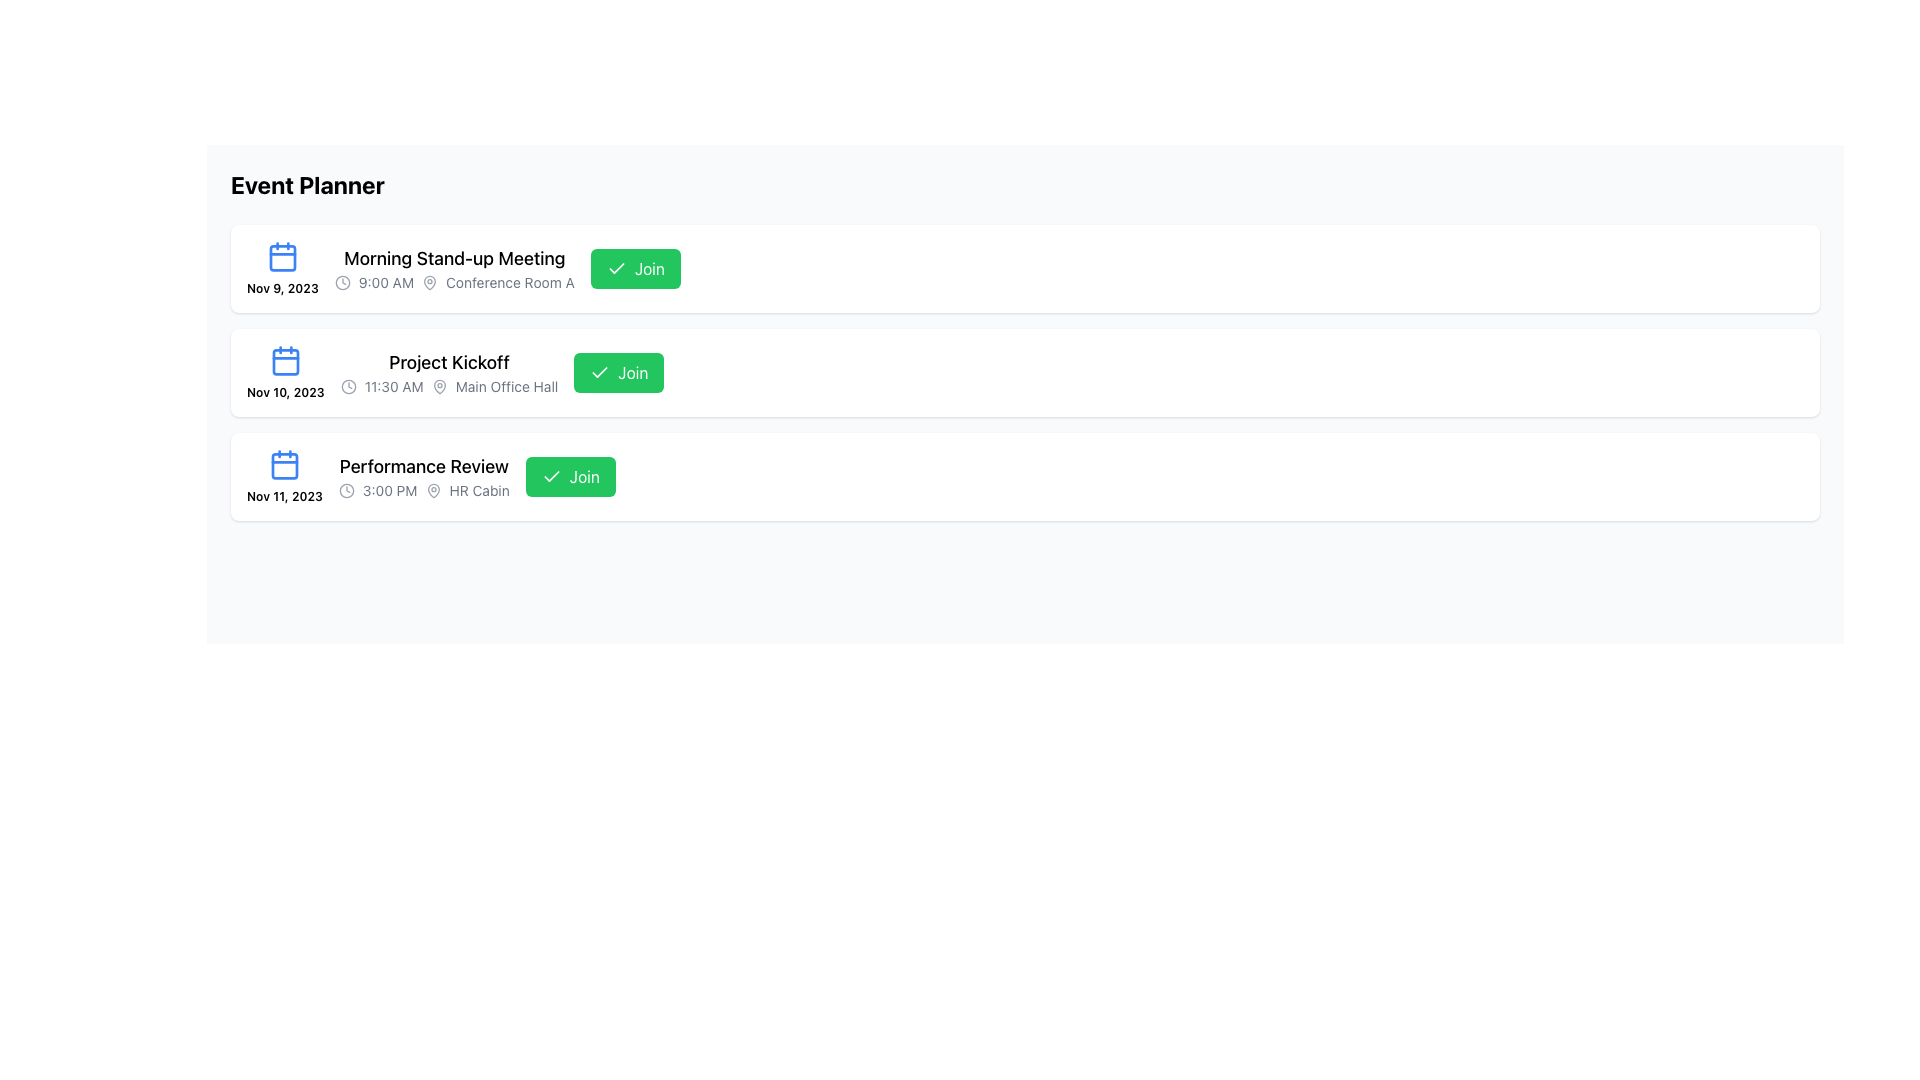  What do you see at coordinates (284, 362) in the screenshot?
I see `the SVG graphical shape of the calendar icon located on the left side of the entry labeled 'Nov 11, 2023 Performance Review.'` at bounding box center [284, 362].